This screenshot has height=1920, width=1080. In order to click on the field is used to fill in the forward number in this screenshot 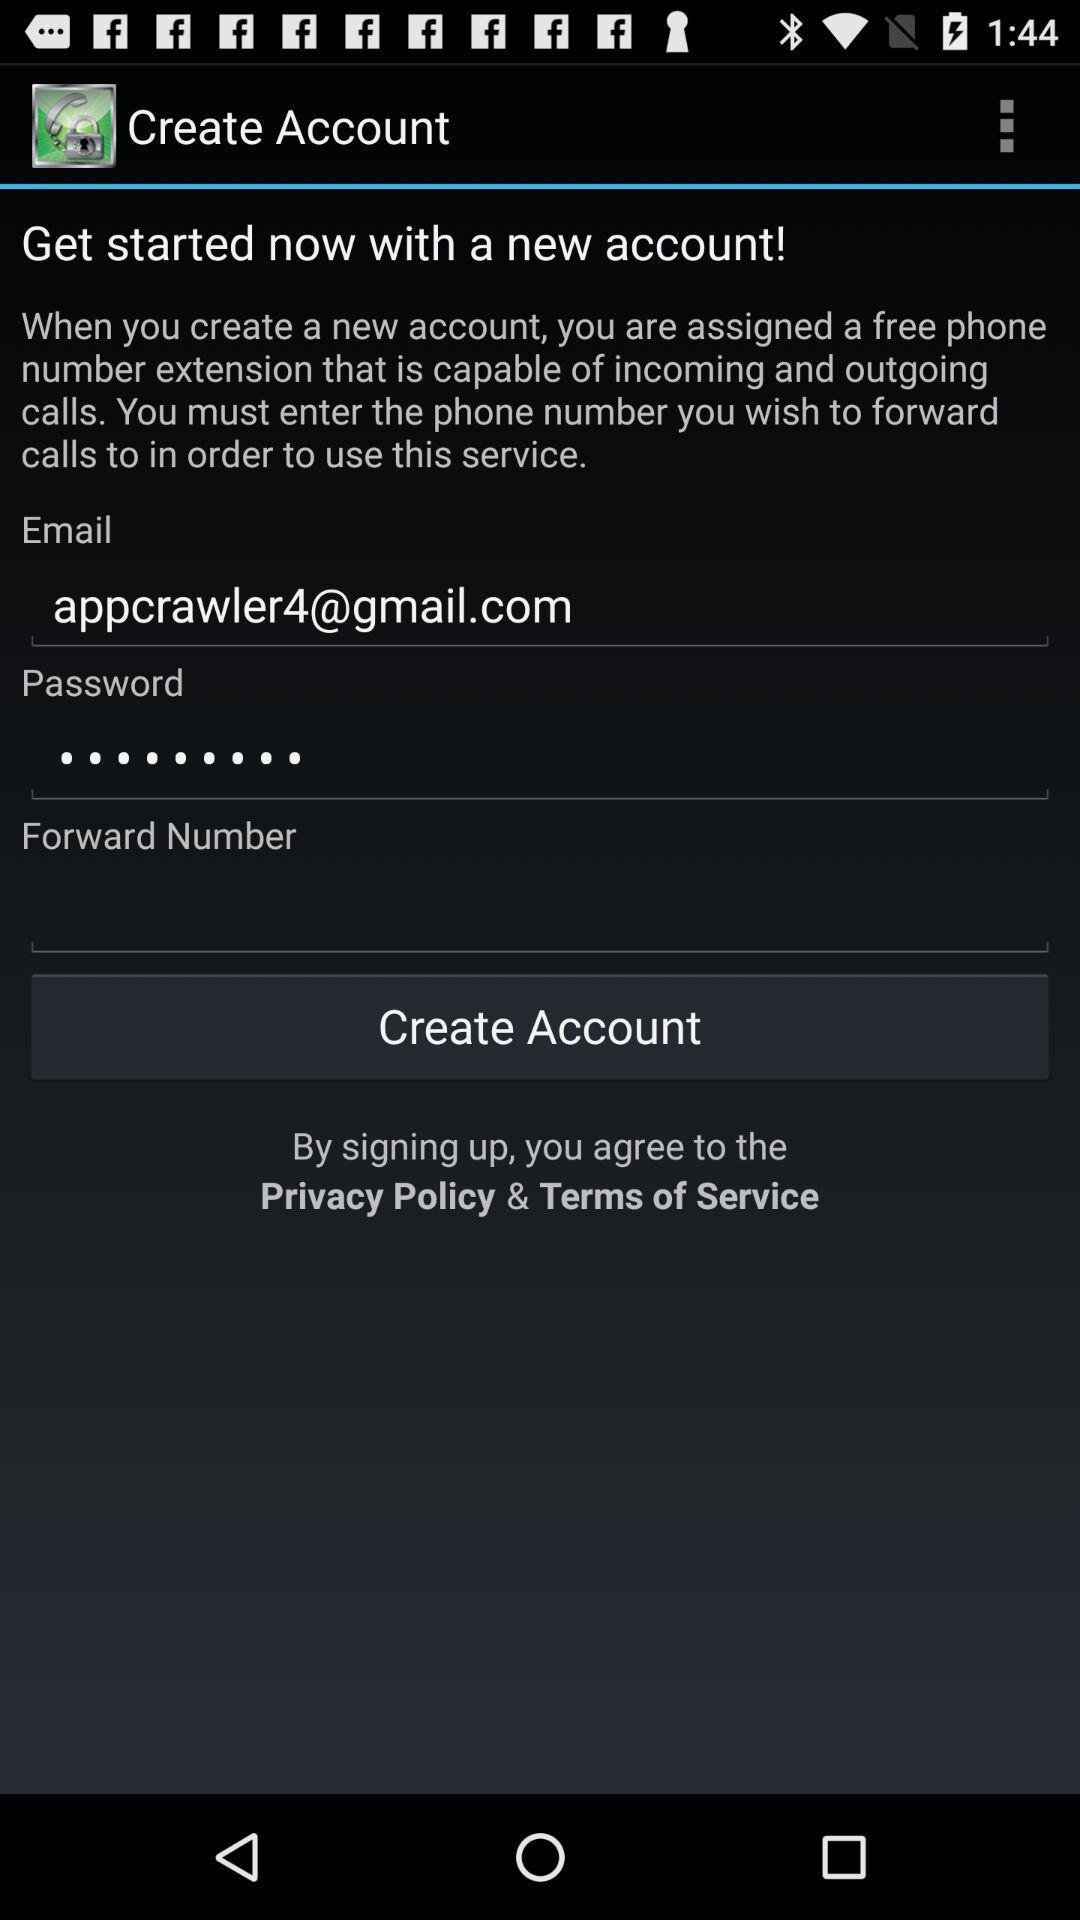, I will do `click(540, 910)`.